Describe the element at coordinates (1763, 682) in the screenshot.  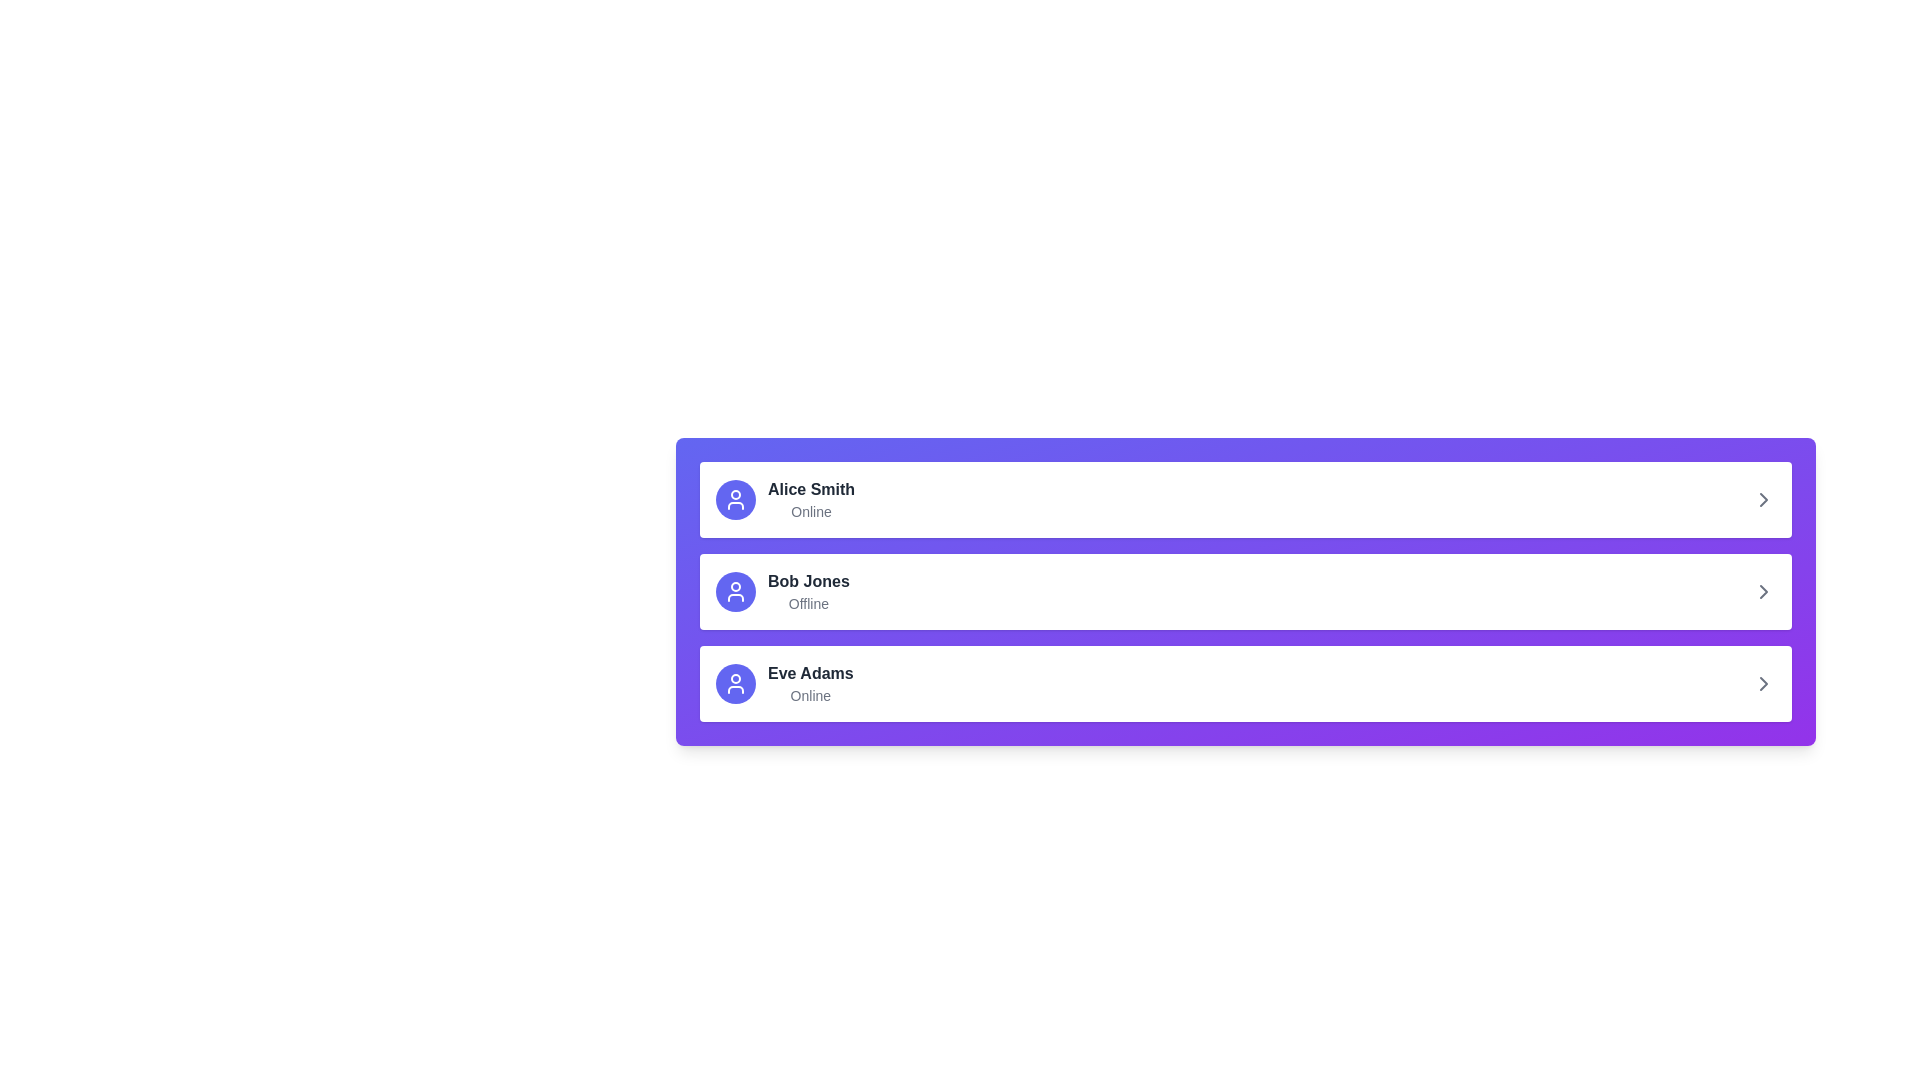
I see `the chevron-right icon located on the far right of the row associated with 'Eve Adams' for potential visual changes` at that location.